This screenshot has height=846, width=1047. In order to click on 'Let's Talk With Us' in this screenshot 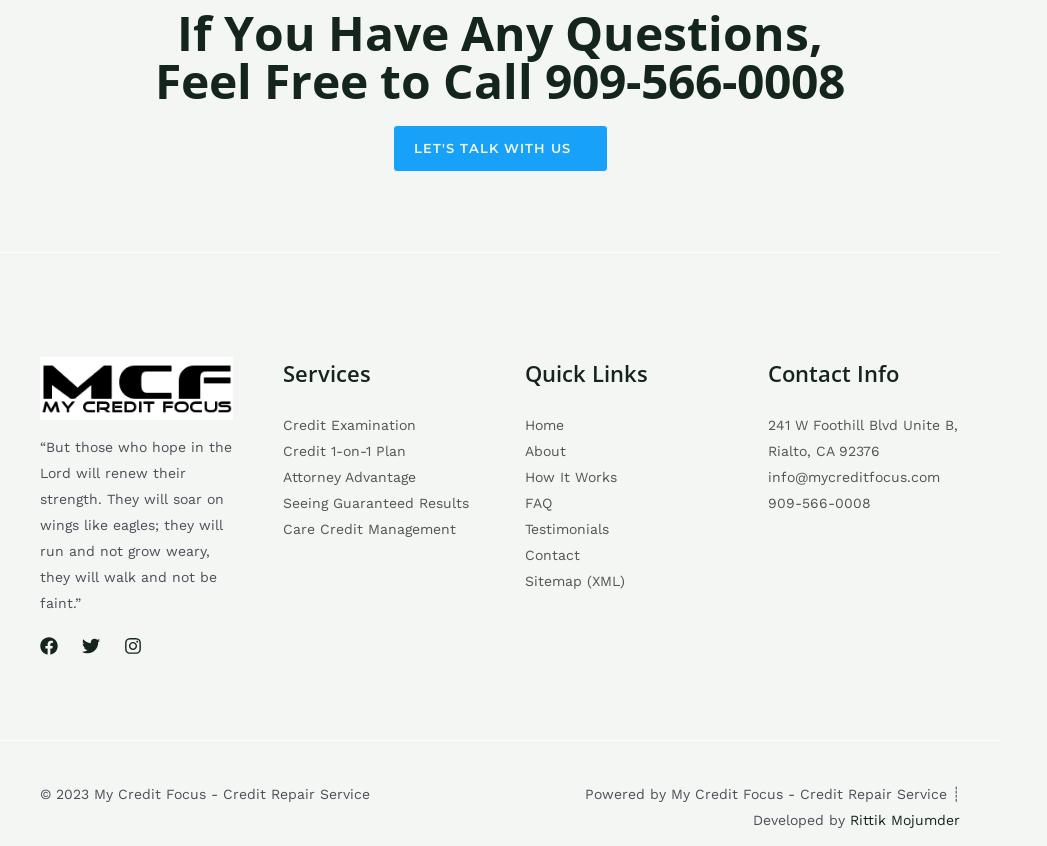, I will do `click(490, 146)`.